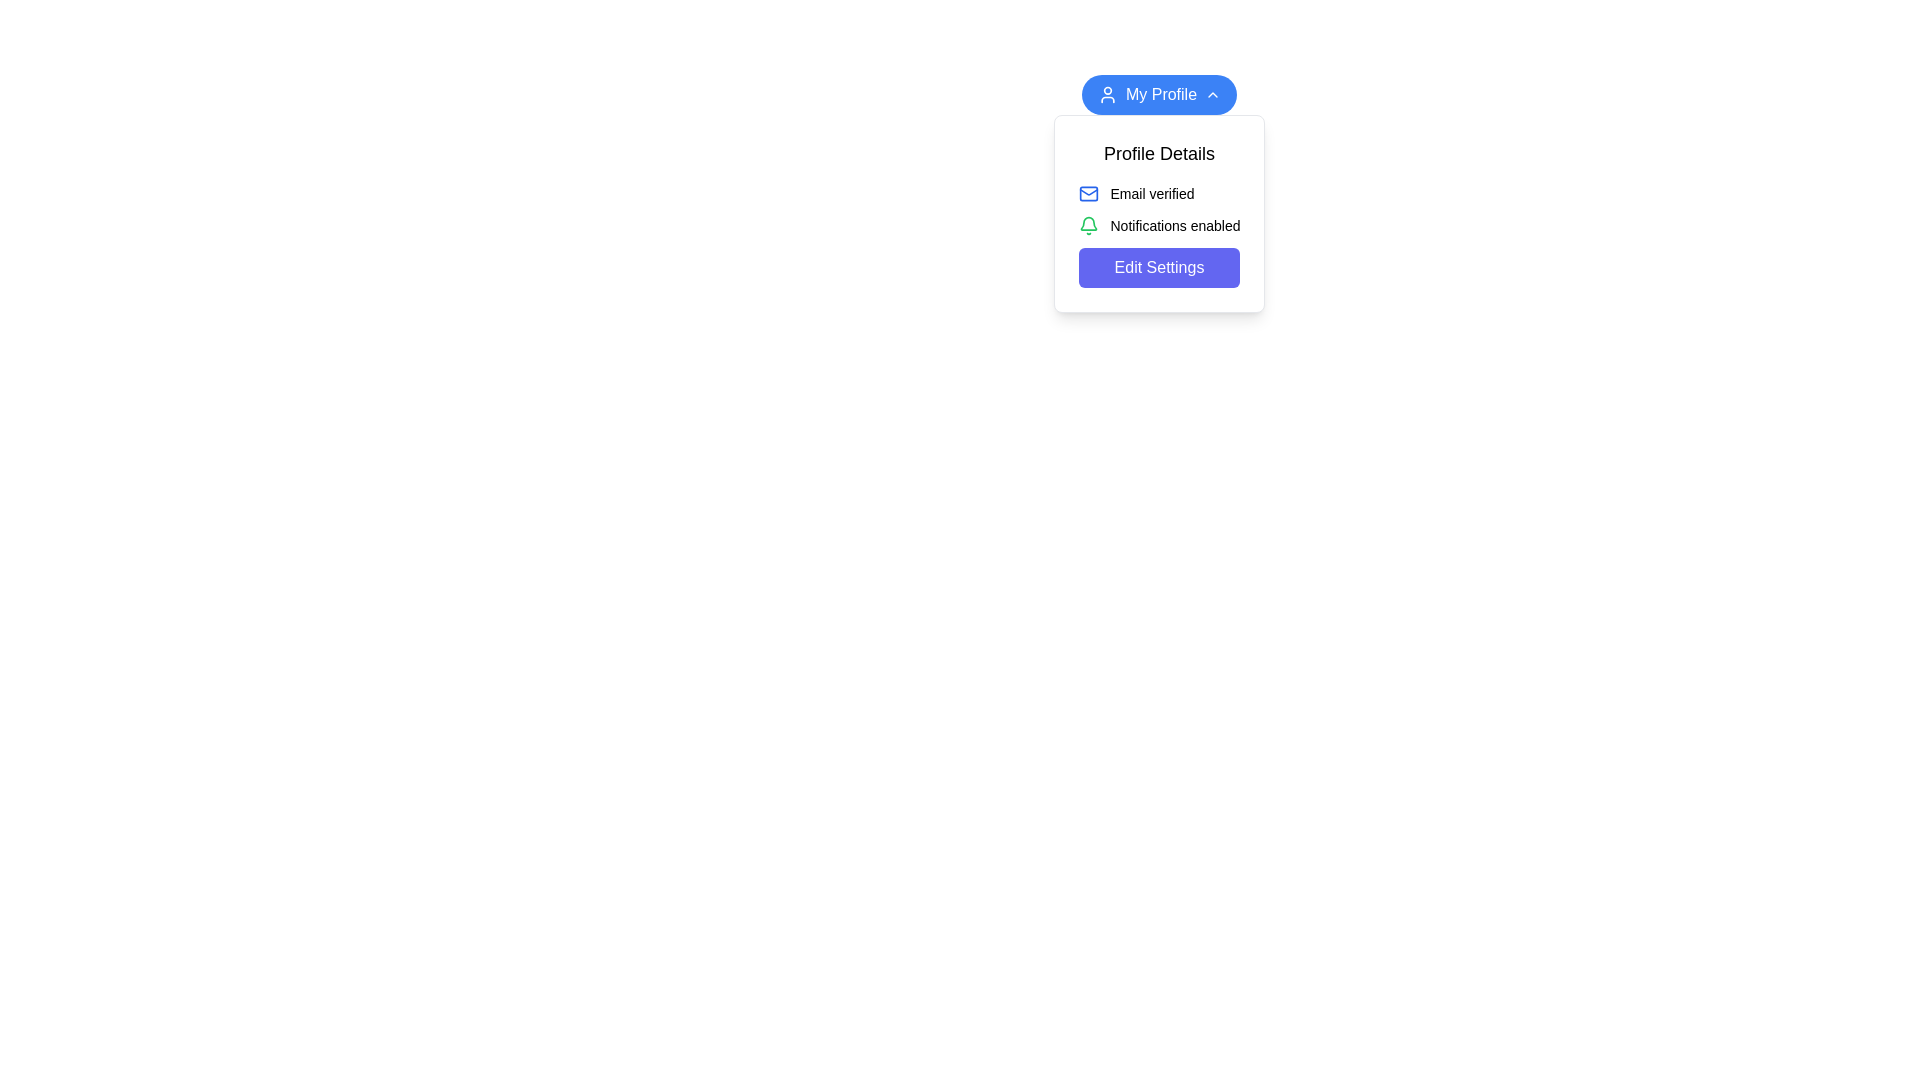  What do you see at coordinates (1159, 234) in the screenshot?
I see `the status of email and notifications by interacting with the informational and functional panel located under 'Profile Details', which indicates 'Email verified' and 'Notifications enabled'` at bounding box center [1159, 234].